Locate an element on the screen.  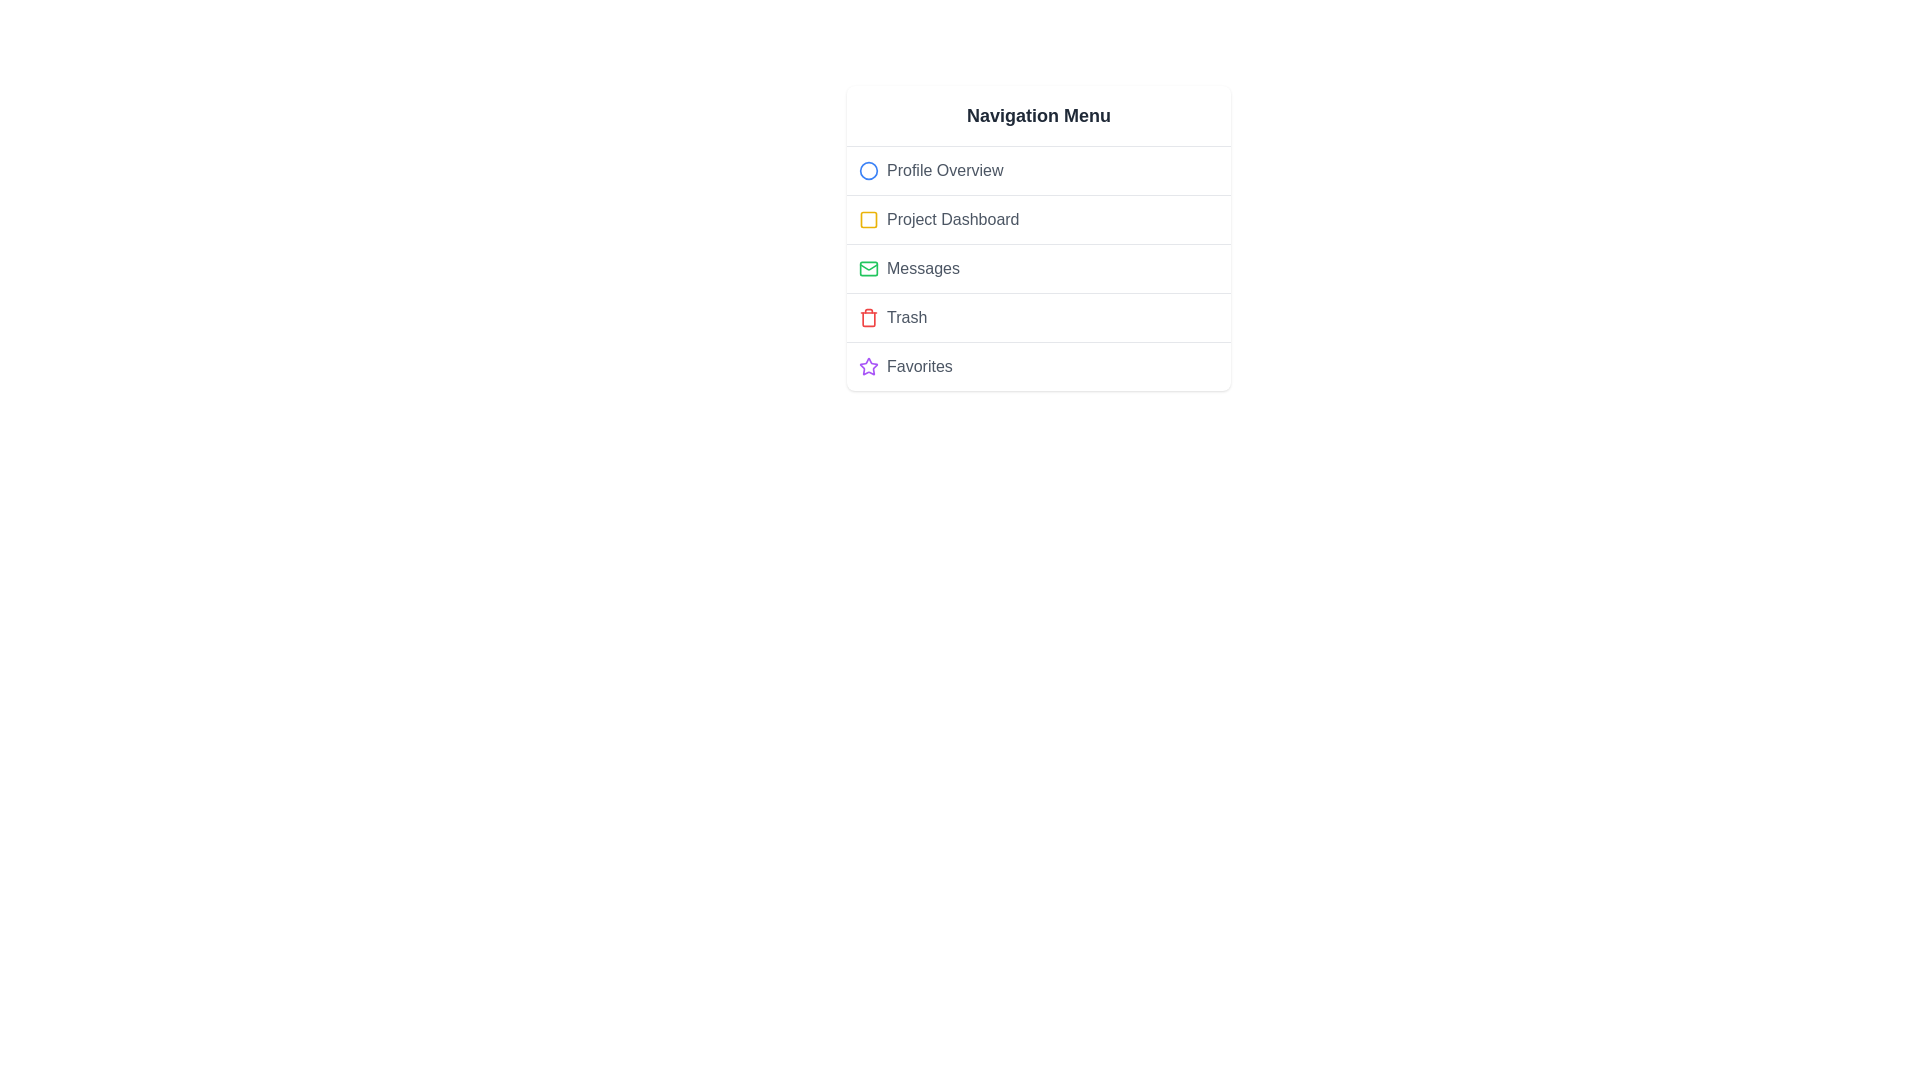
the menu item labeled Project Dashboard is located at coordinates (1038, 219).